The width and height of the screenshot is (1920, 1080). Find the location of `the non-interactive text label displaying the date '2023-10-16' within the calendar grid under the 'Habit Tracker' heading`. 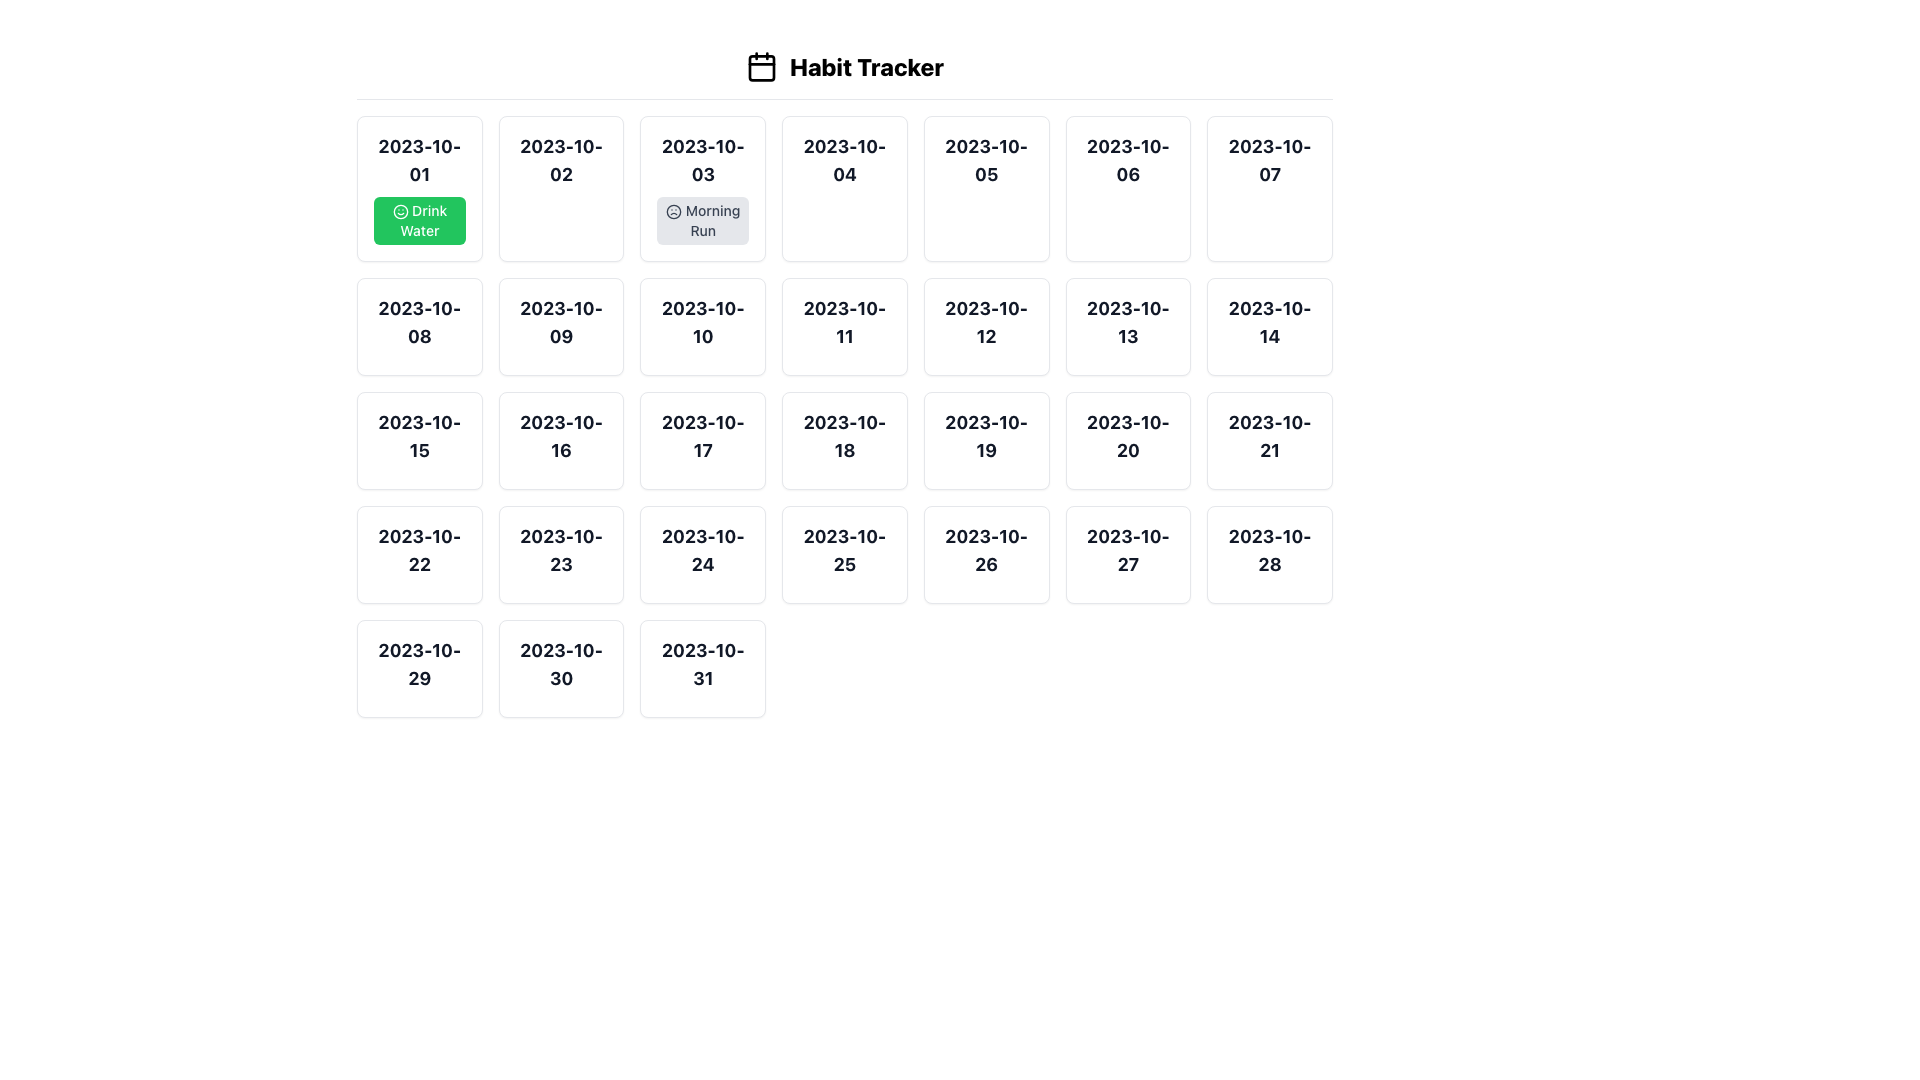

the non-interactive text label displaying the date '2023-10-16' within the calendar grid under the 'Habit Tracker' heading is located at coordinates (560, 435).